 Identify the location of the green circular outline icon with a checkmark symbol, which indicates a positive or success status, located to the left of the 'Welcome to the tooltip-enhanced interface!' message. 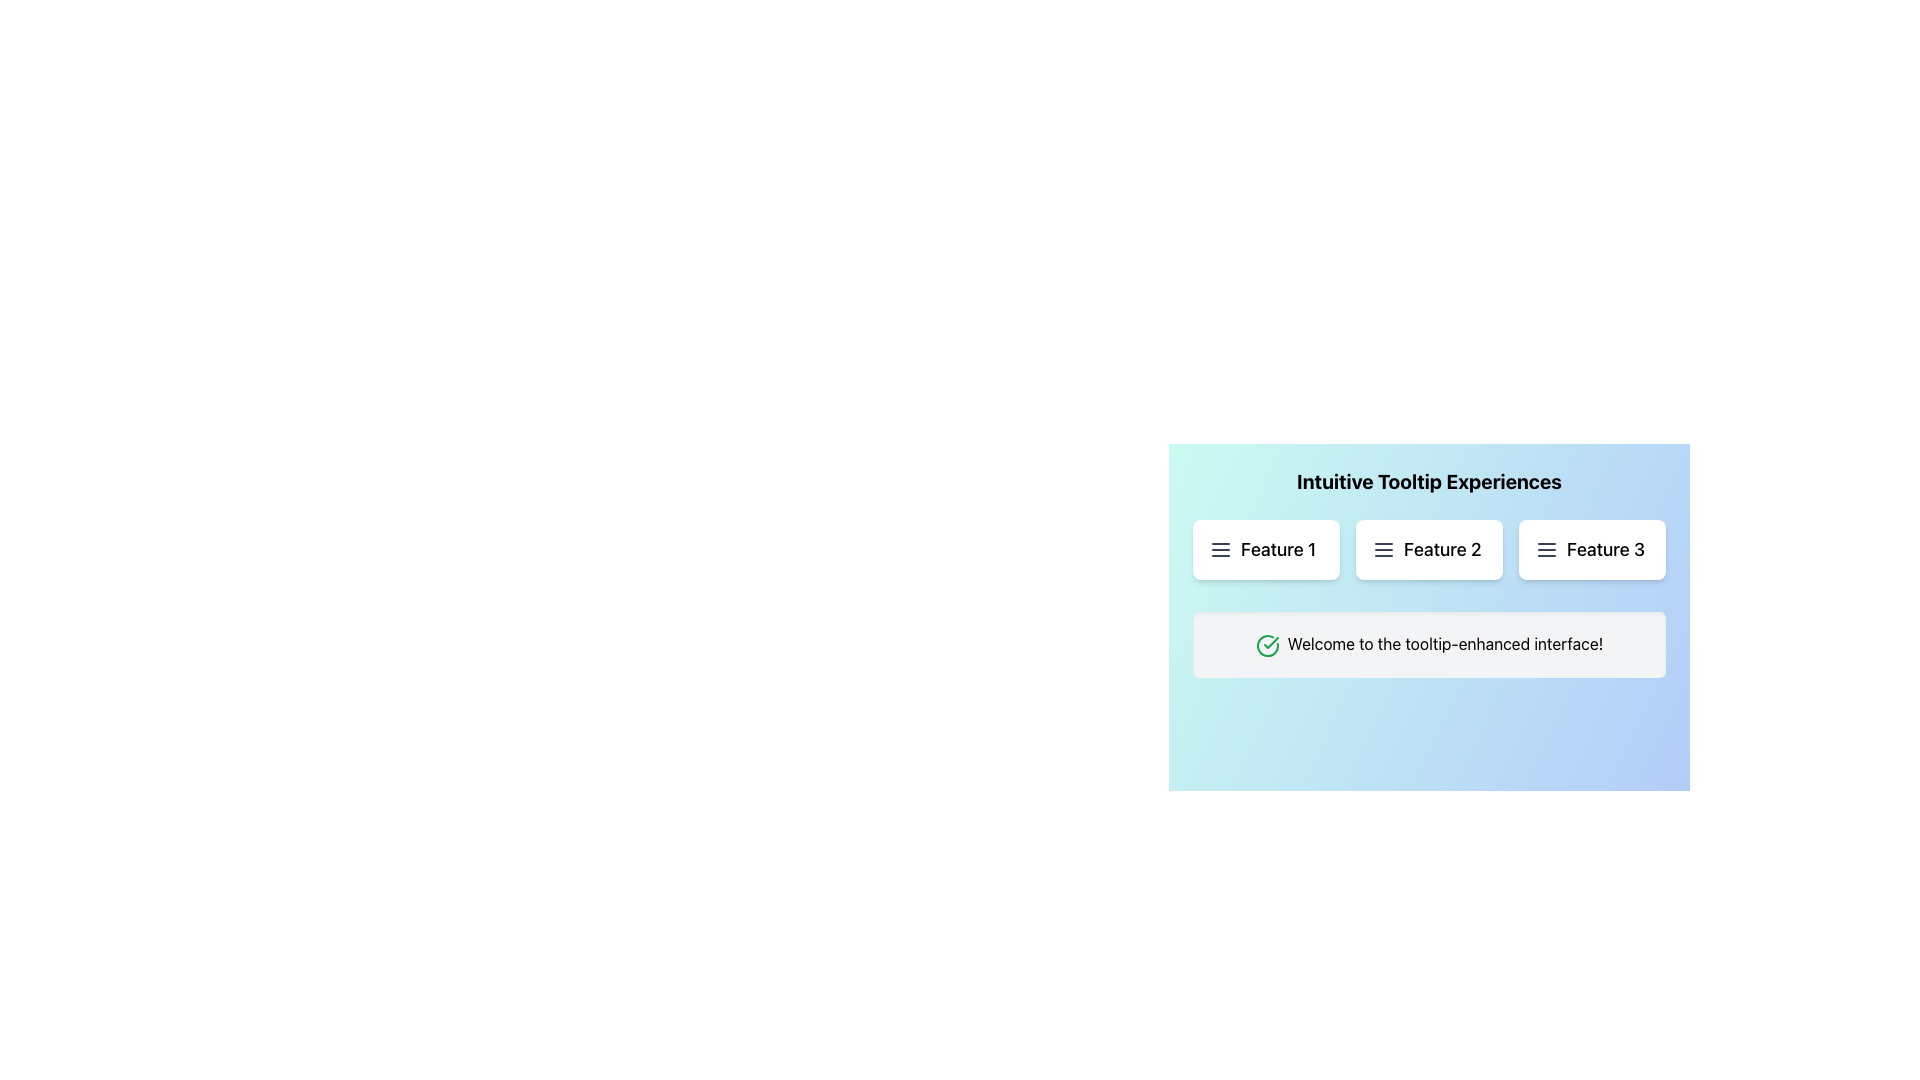
(1266, 645).